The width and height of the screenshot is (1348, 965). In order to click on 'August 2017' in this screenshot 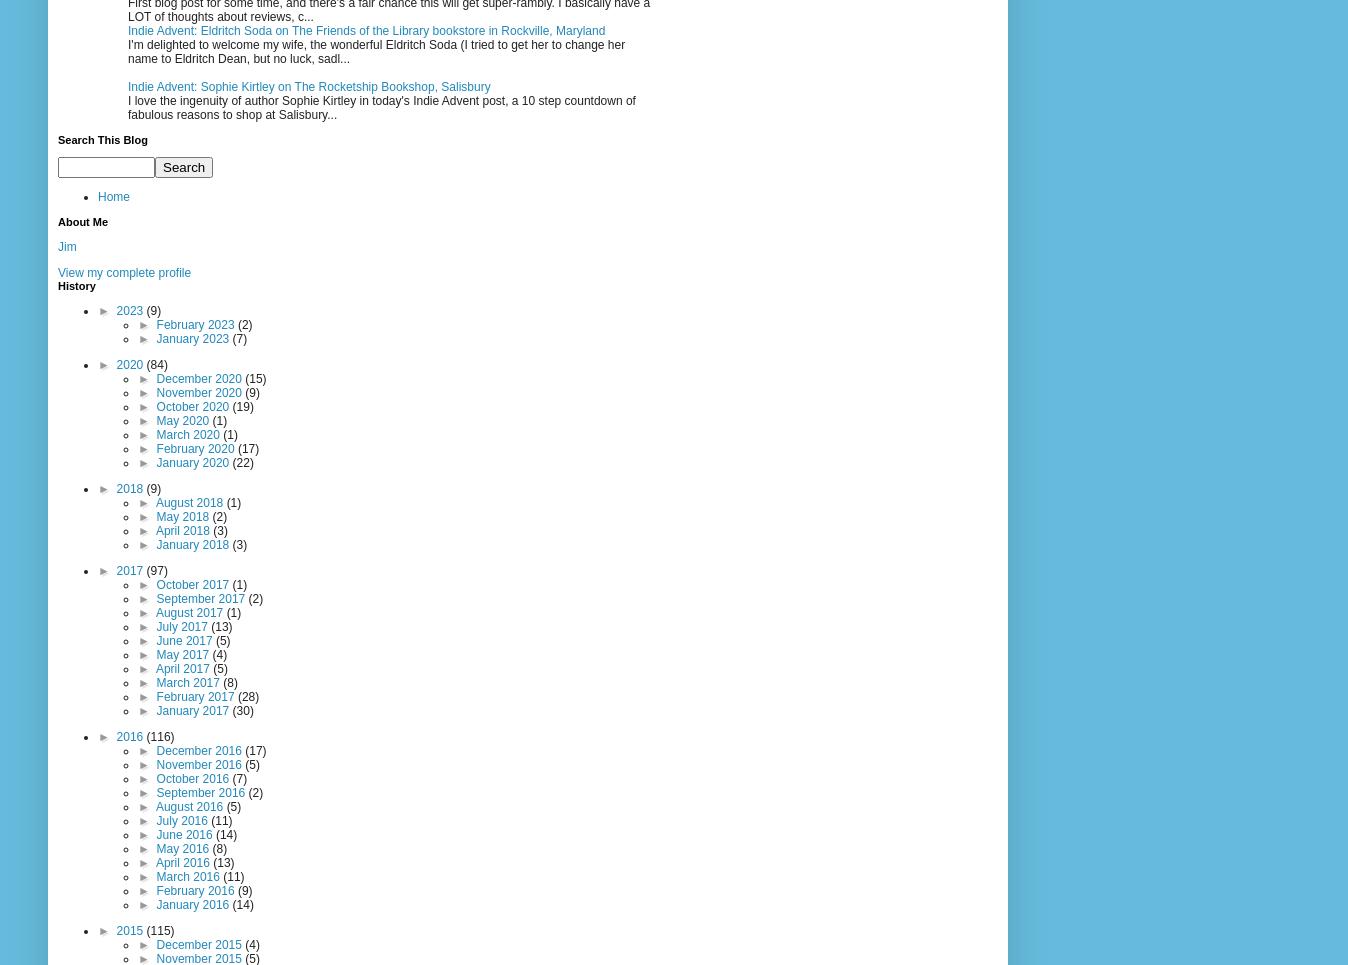, I will do `click(190, 611)`.